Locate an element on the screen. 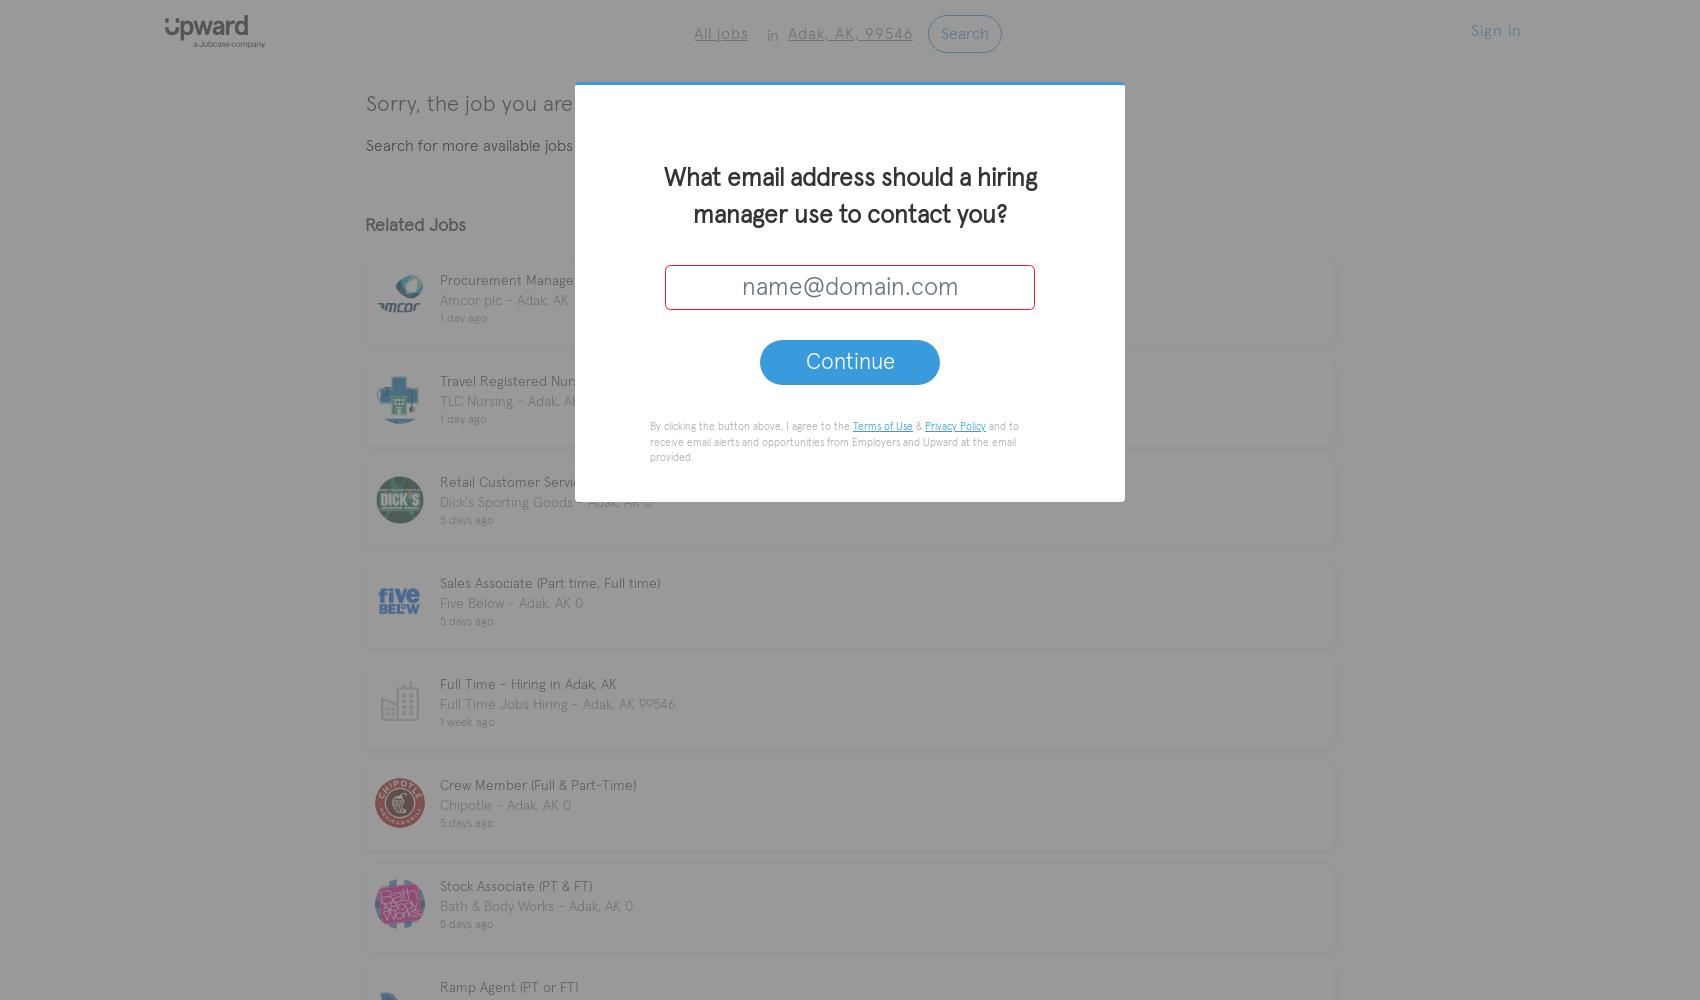 This screenshot has height=1000, width=1700. 'Ramp Agent (PT or FT)' is located at coordinates (508, 986).